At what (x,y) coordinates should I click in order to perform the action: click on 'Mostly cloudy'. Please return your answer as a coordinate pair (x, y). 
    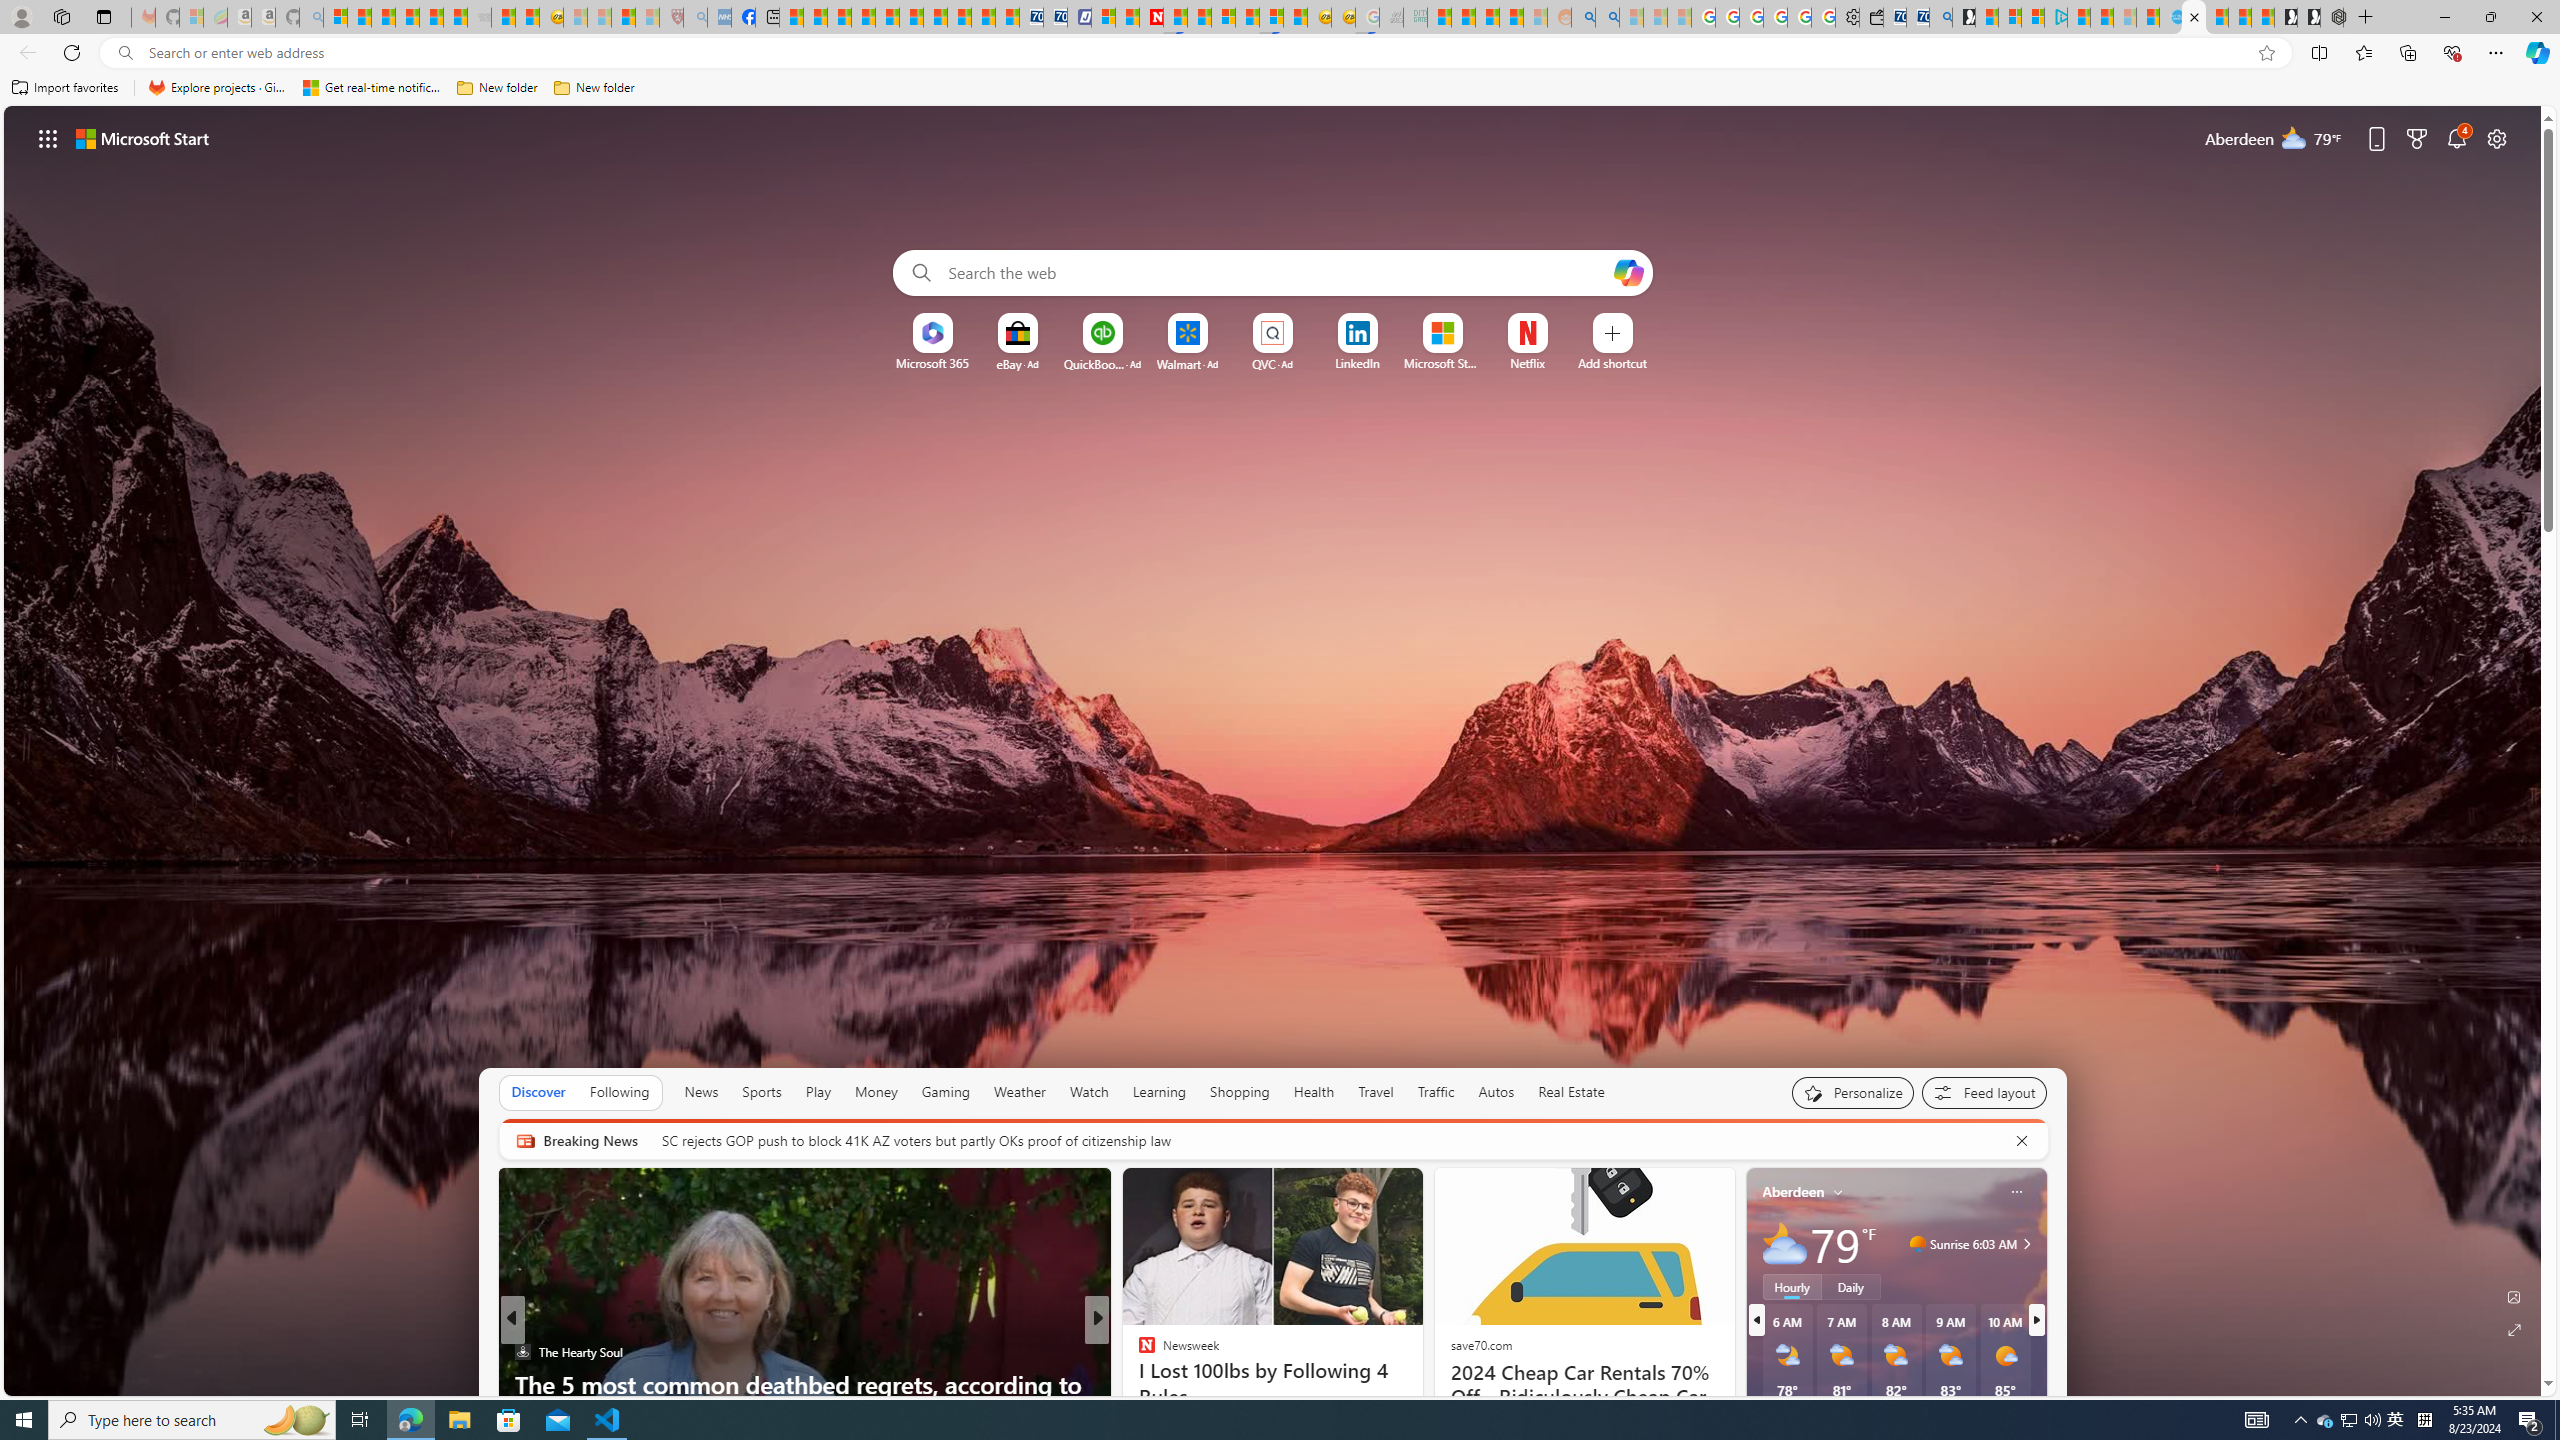
    Looking at the image, I should click on (1784, 1244).